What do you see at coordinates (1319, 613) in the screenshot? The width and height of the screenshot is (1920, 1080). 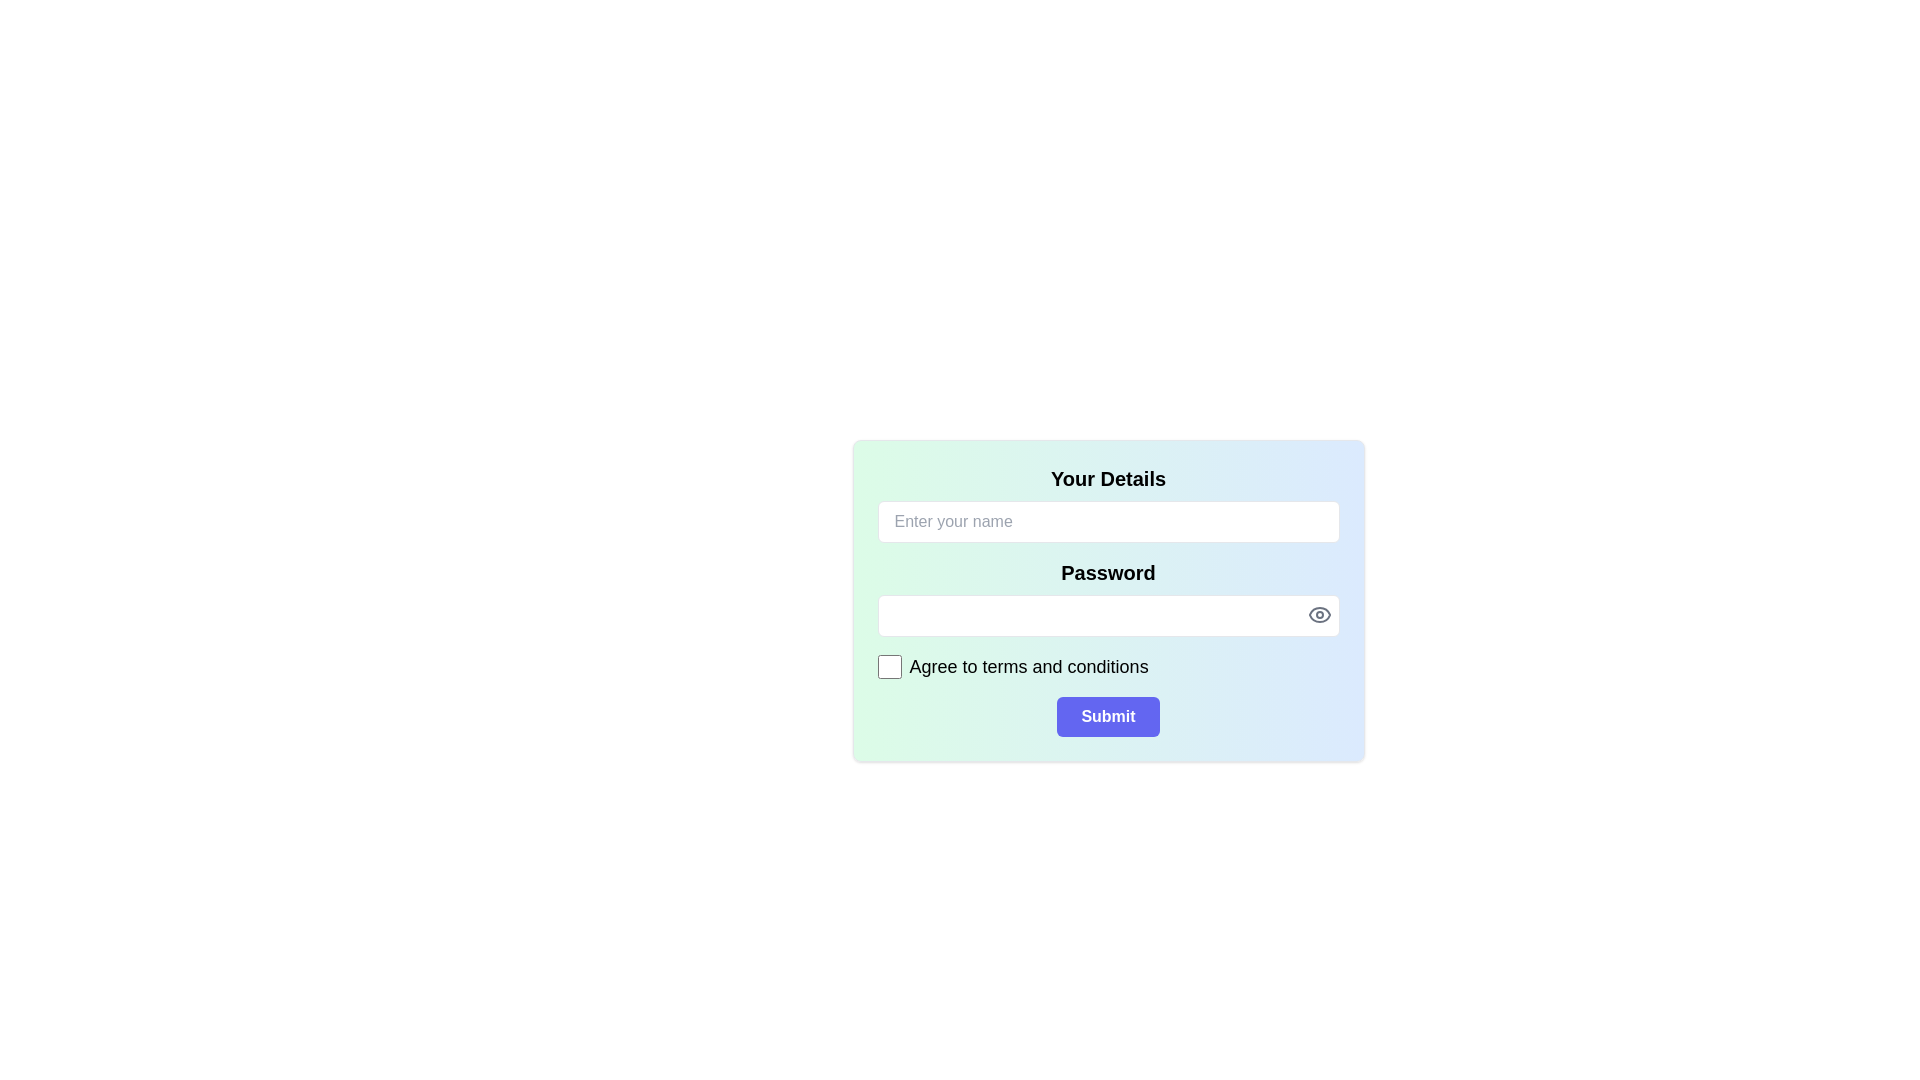 I see `the eye icon element that toggles password visibility located at the end of the password input field` at bounding box center [1319, 613].